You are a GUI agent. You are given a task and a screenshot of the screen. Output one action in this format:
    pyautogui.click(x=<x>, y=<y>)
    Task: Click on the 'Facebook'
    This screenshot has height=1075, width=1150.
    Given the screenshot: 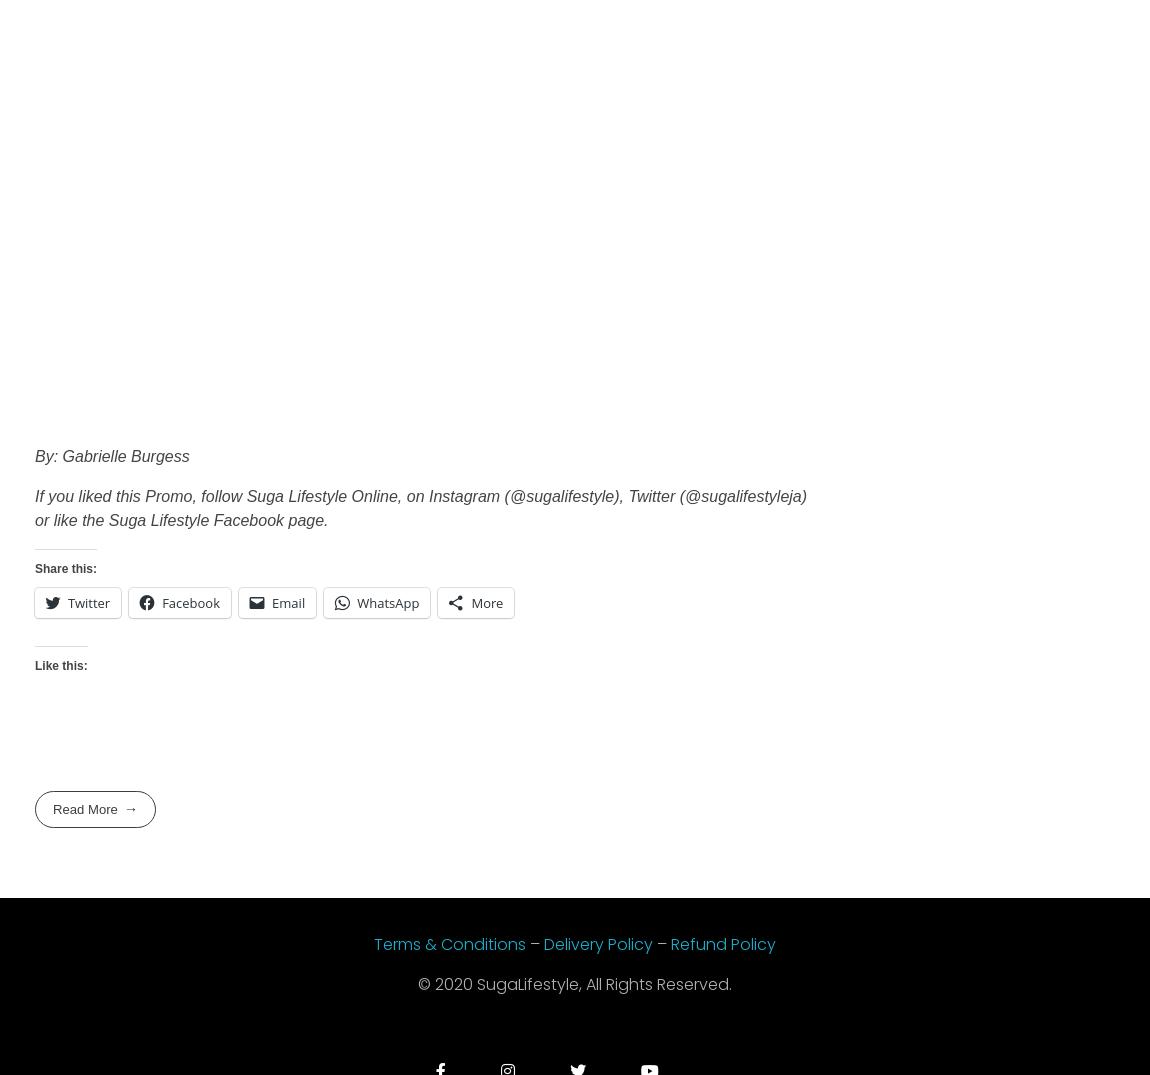 What is the action you would take?
    pyautogui.click(x=190, y=601)
    